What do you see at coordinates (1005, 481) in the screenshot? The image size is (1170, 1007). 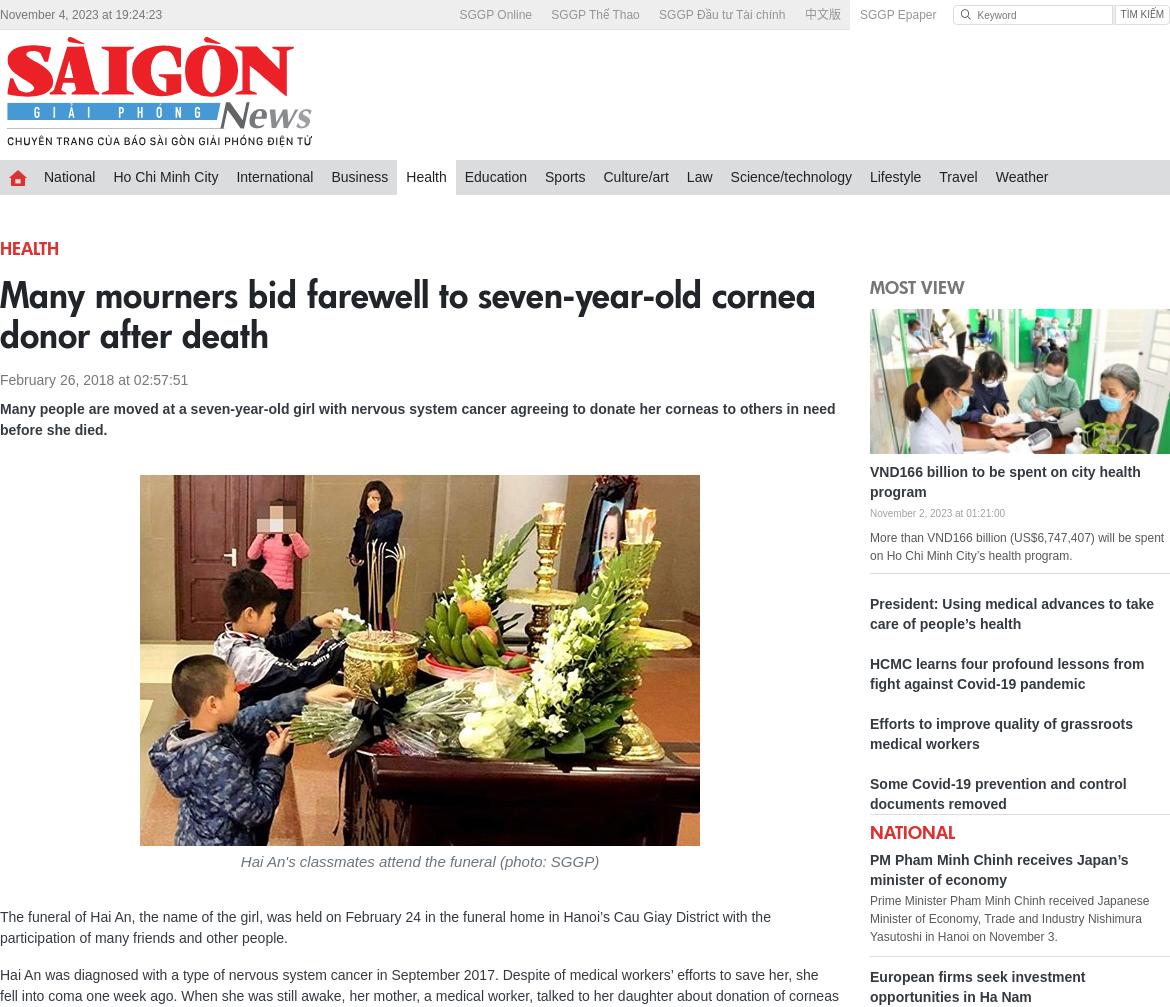 I see `'VND166 billion to be spent on city health program'` at bounding box center [1005, 481].